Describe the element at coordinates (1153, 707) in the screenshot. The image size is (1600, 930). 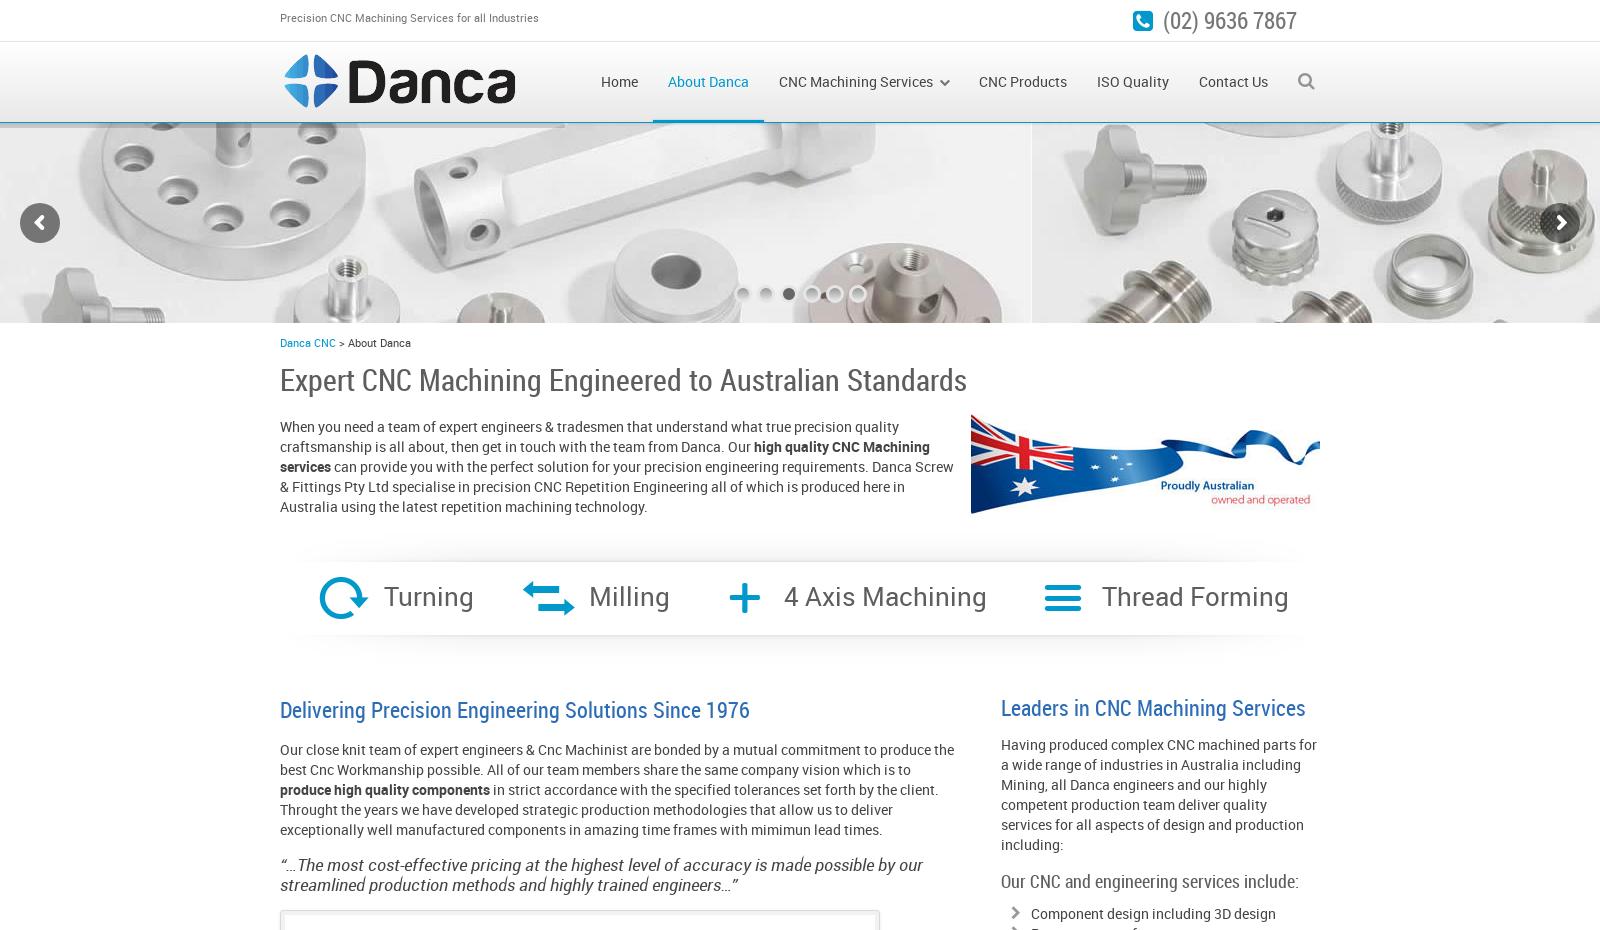
I see `'Leaders in CNC Machining Services'` at that location.